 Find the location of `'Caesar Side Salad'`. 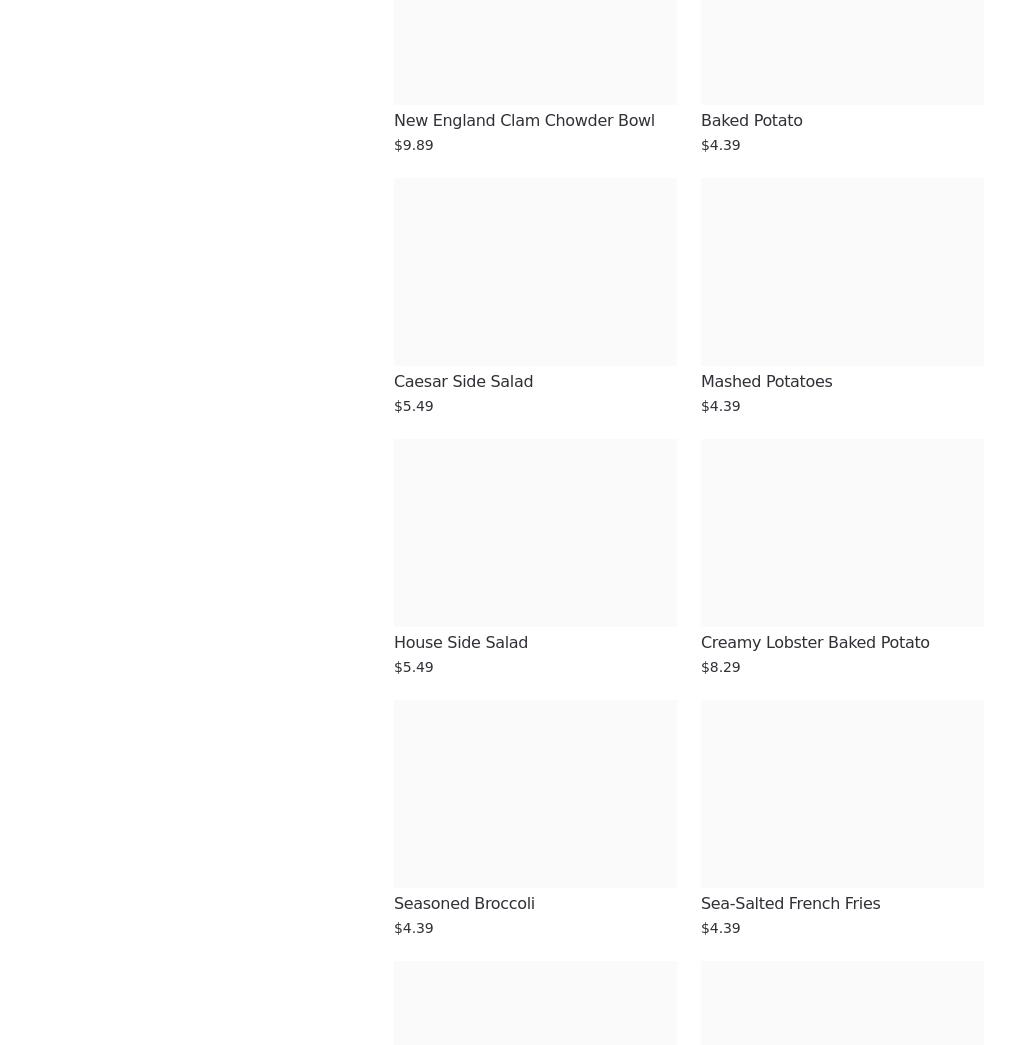

'Caesar Side Salad' is located at coordinates (463, 380).